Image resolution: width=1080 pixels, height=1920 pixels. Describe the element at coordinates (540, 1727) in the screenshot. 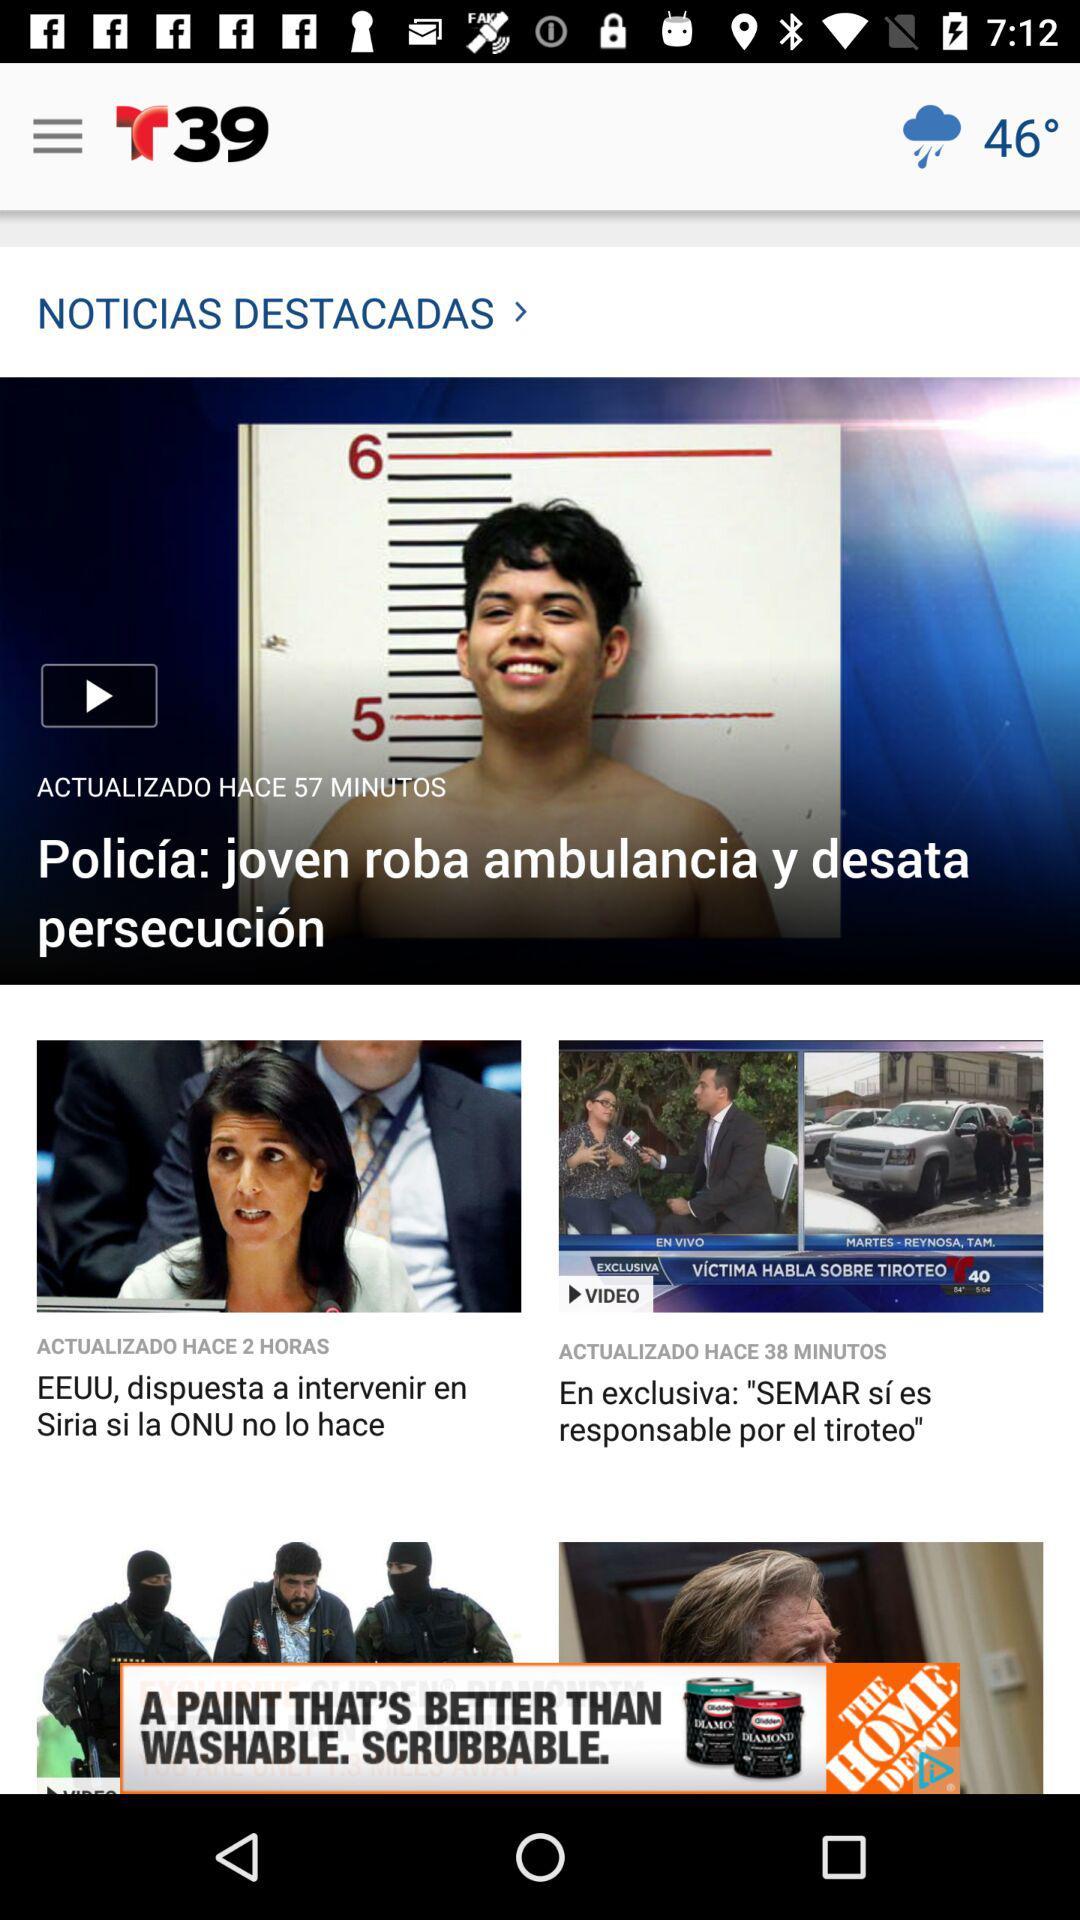

I see `icon below en exclusiva semar item` at that location.